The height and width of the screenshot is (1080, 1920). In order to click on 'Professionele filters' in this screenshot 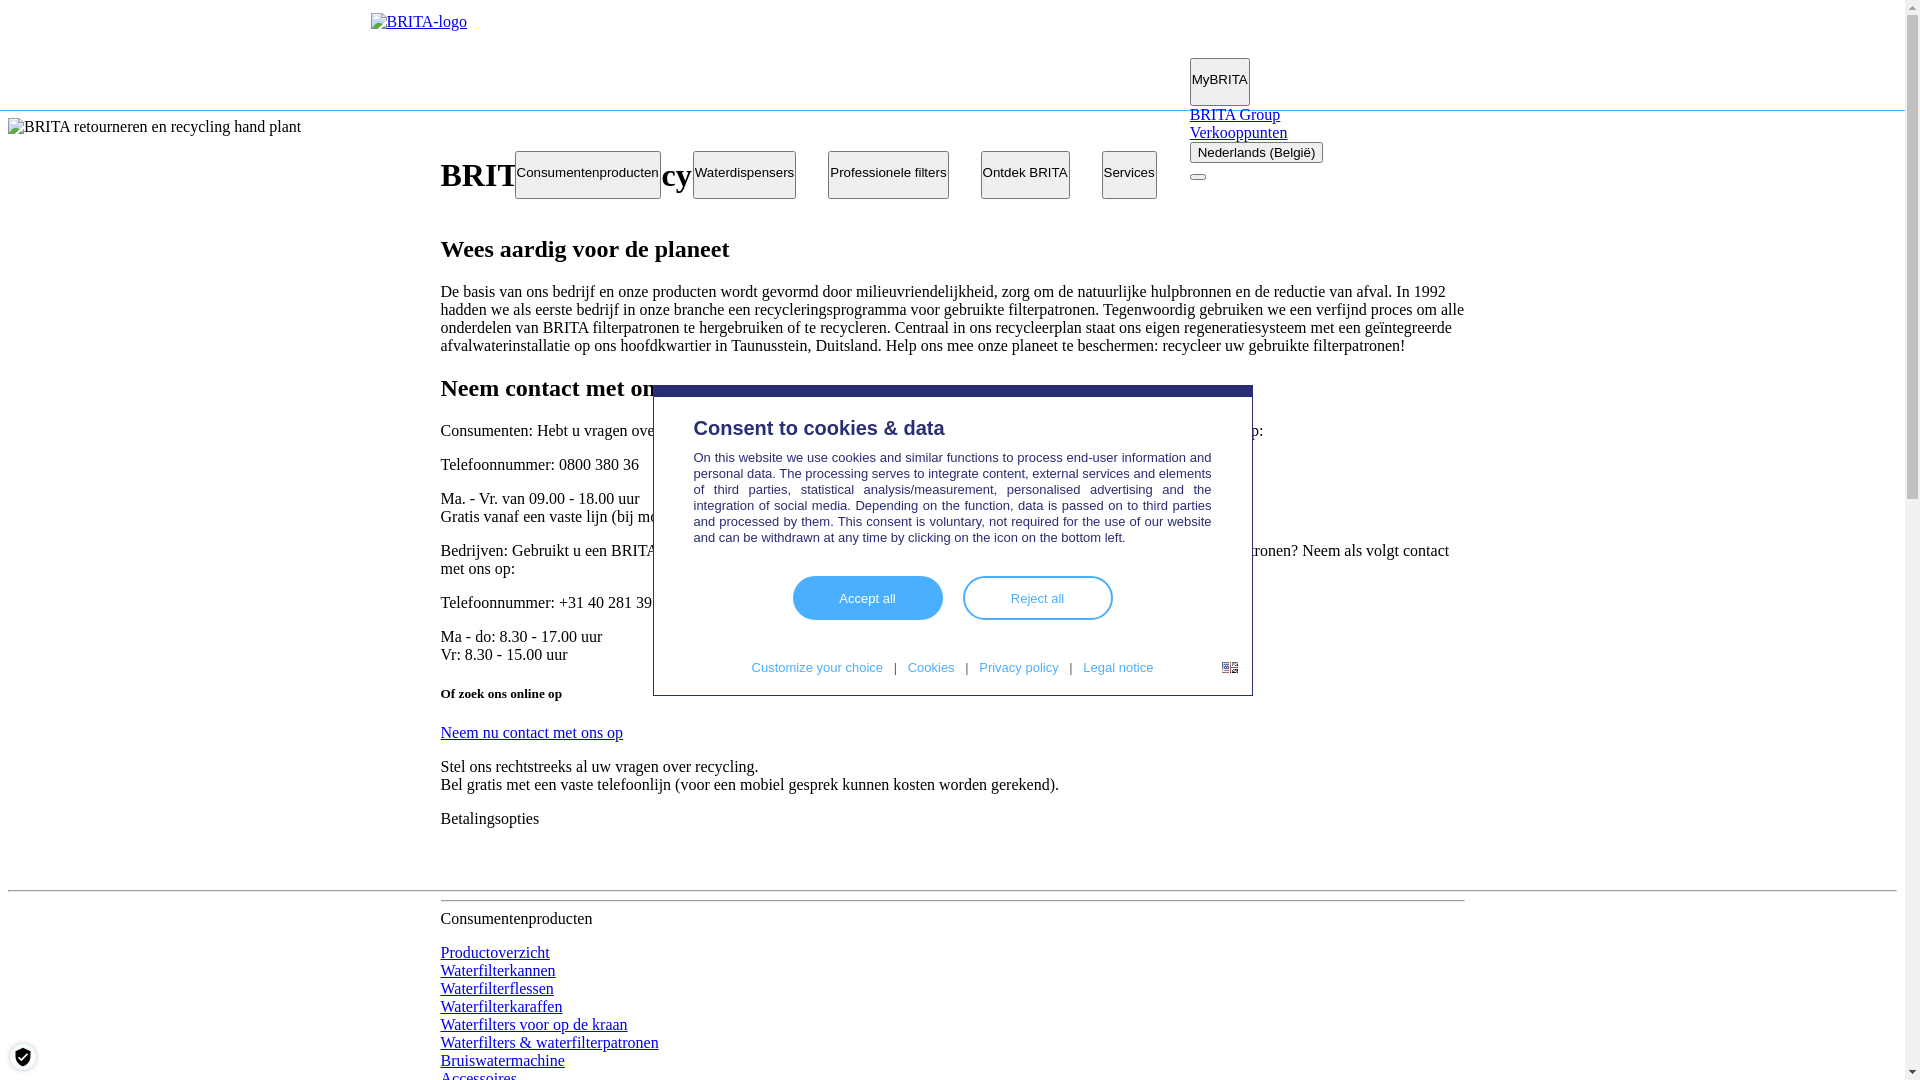, I will do `click(828, 173)`.